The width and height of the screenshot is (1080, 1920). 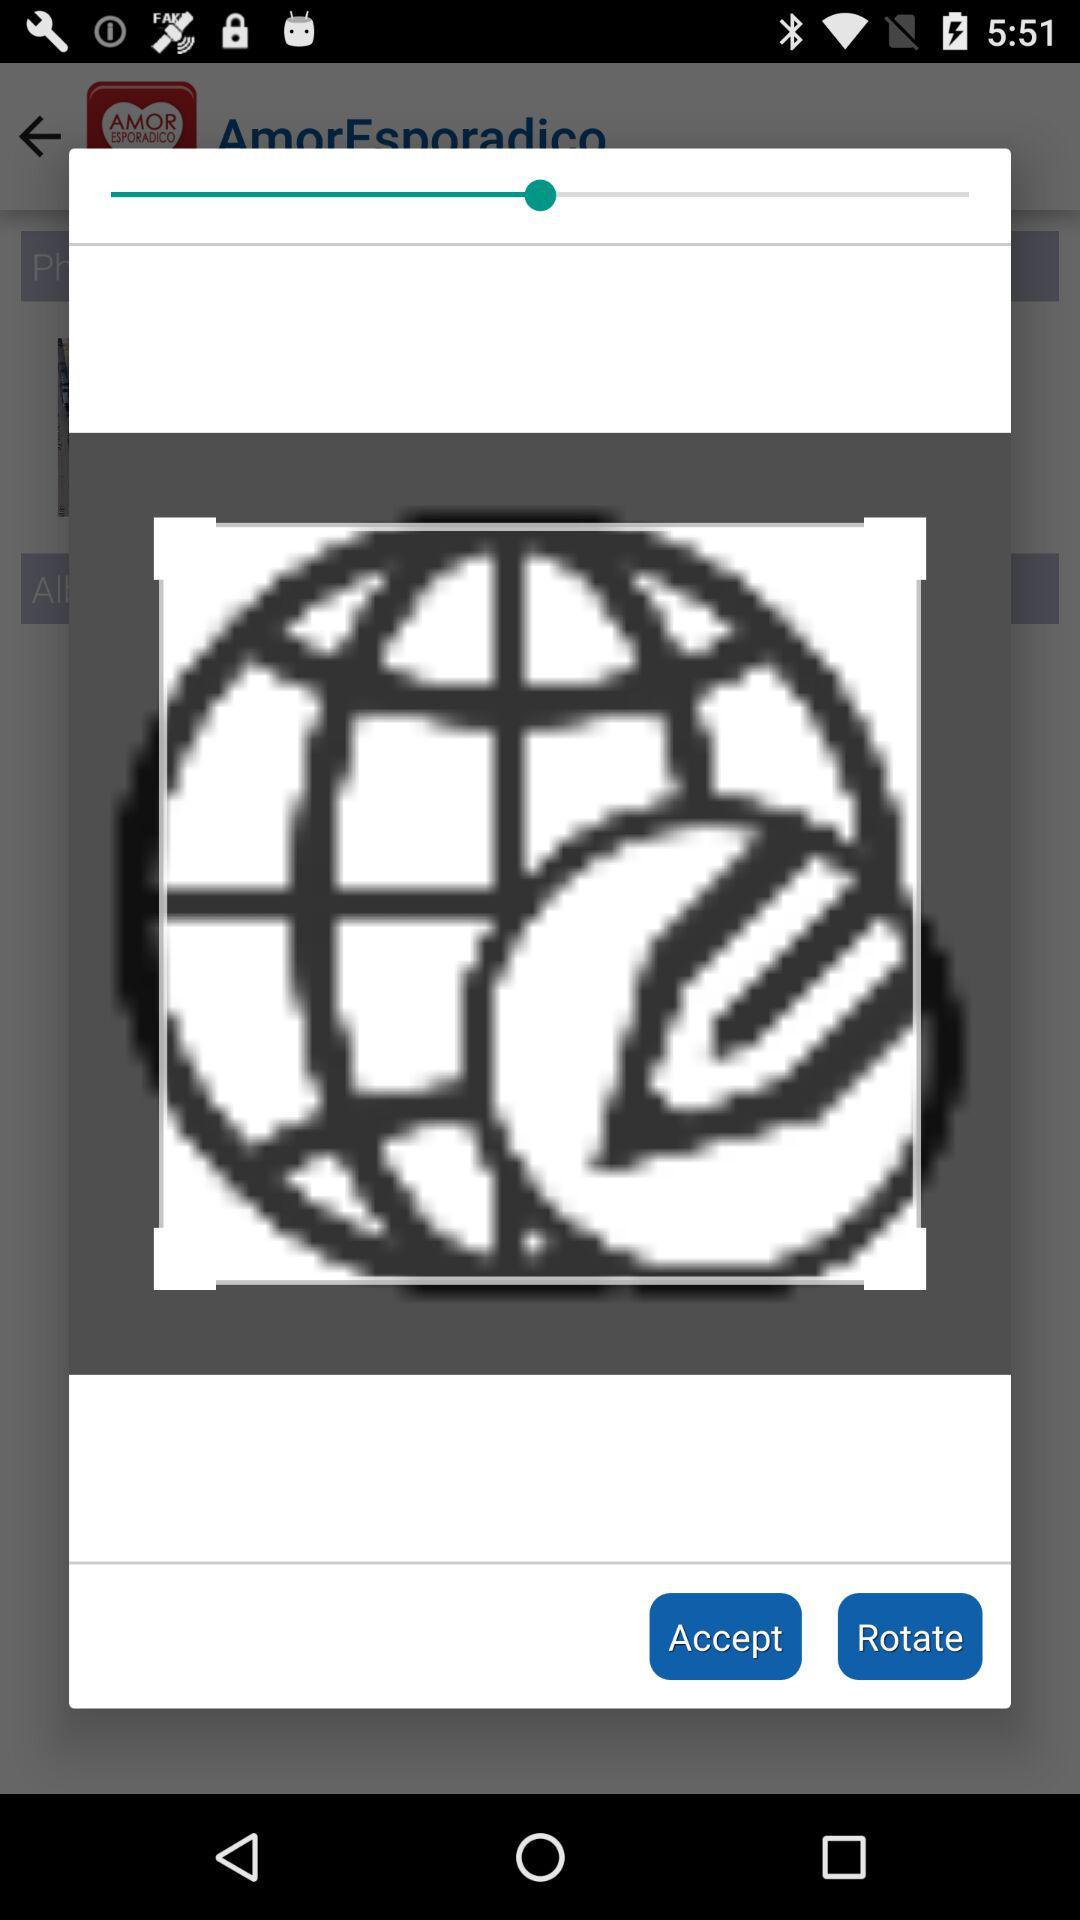 I want to click on the icon to the right of accept, so click(x=910, y=1636).